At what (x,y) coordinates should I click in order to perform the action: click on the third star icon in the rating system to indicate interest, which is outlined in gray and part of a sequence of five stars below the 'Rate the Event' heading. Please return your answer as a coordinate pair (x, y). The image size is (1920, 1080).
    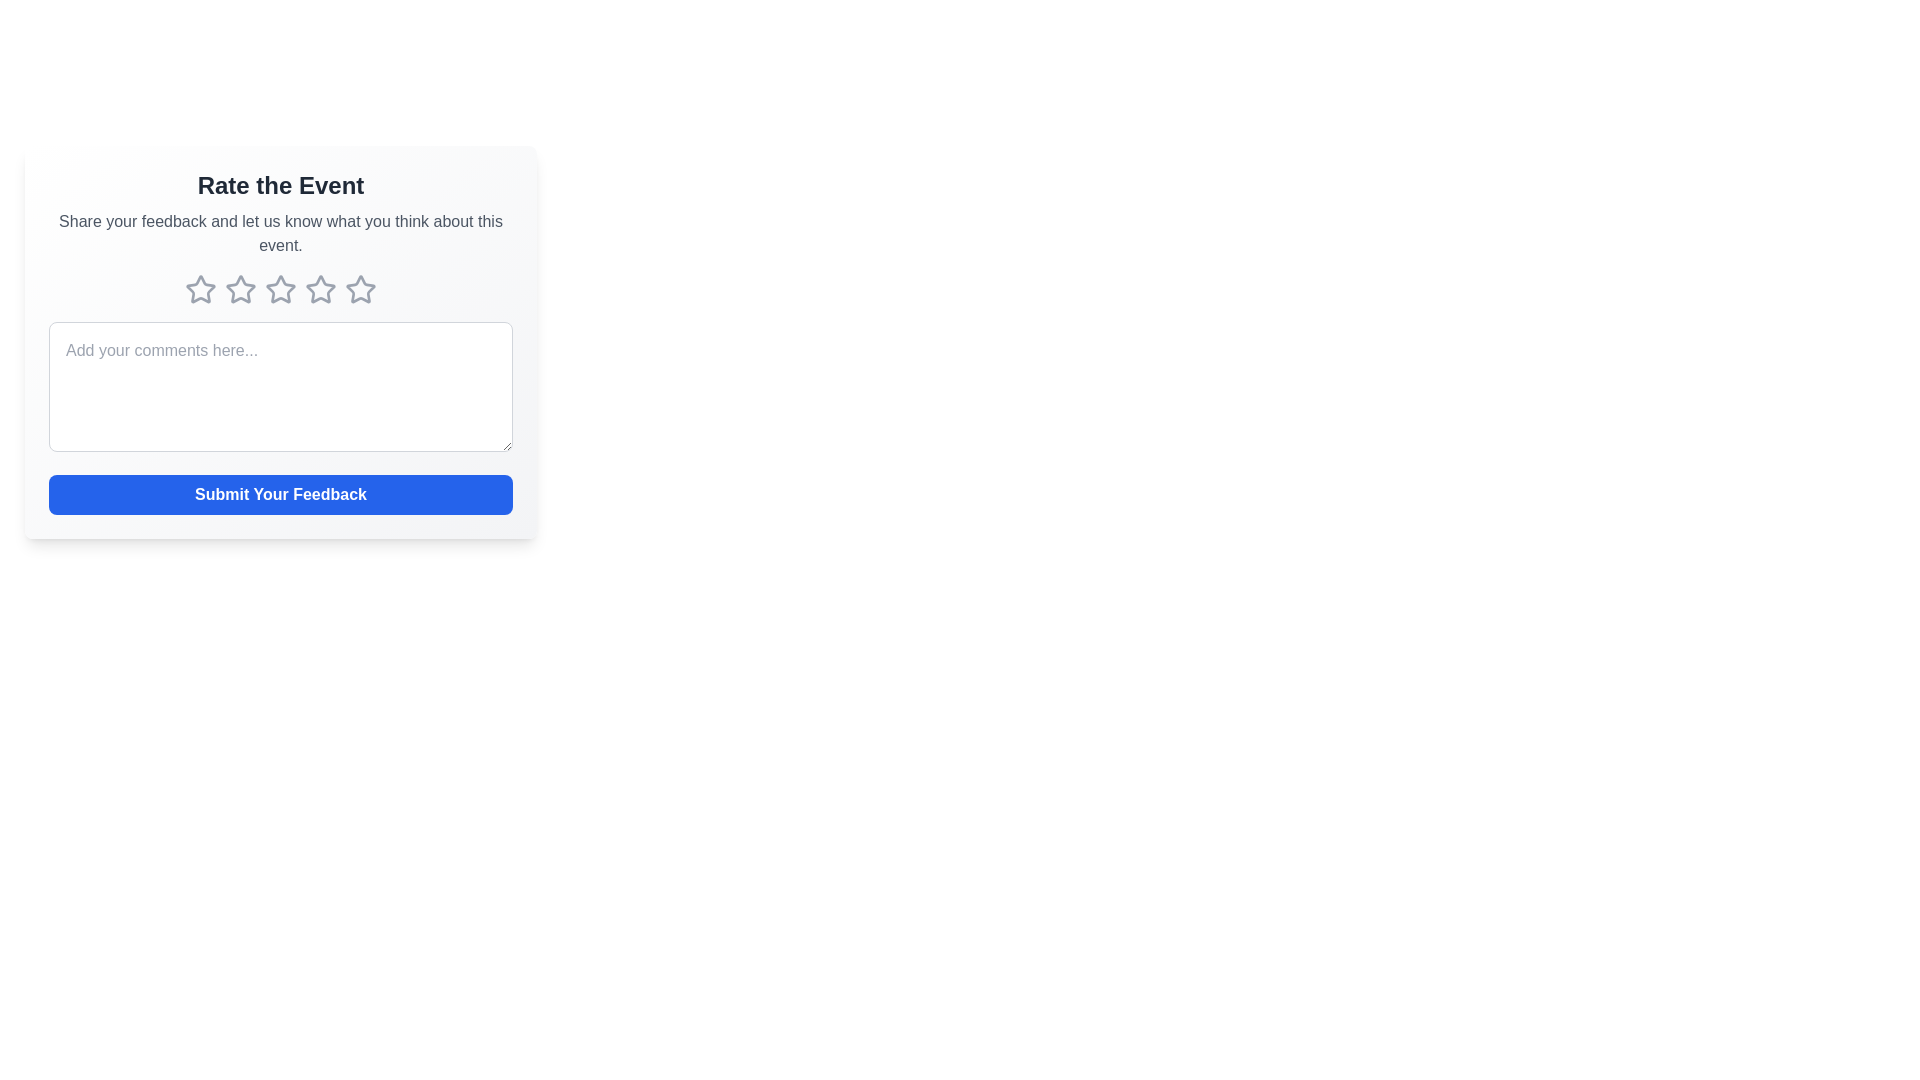
    Looking at the image, I should click on (280, 289).